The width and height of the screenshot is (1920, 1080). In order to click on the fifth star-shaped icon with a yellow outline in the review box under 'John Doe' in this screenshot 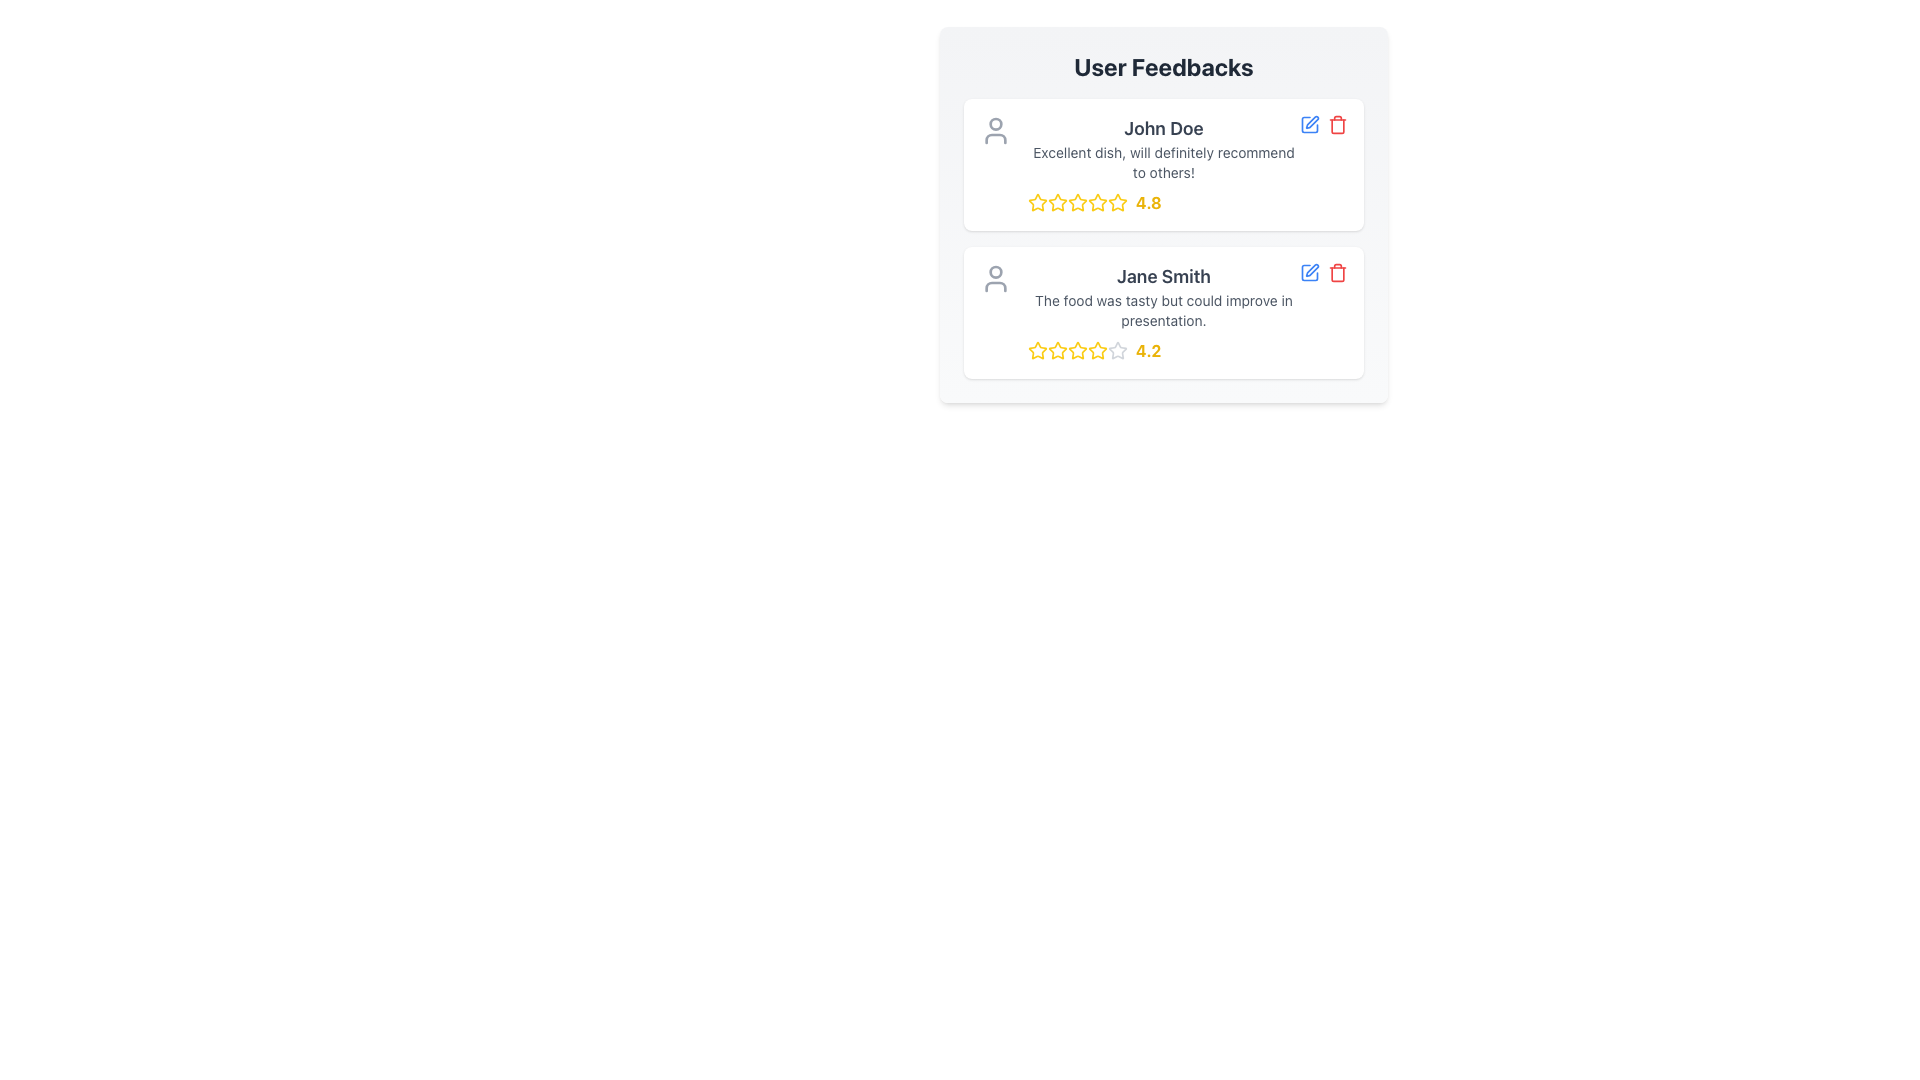, I will do `click(1117, 203)`.